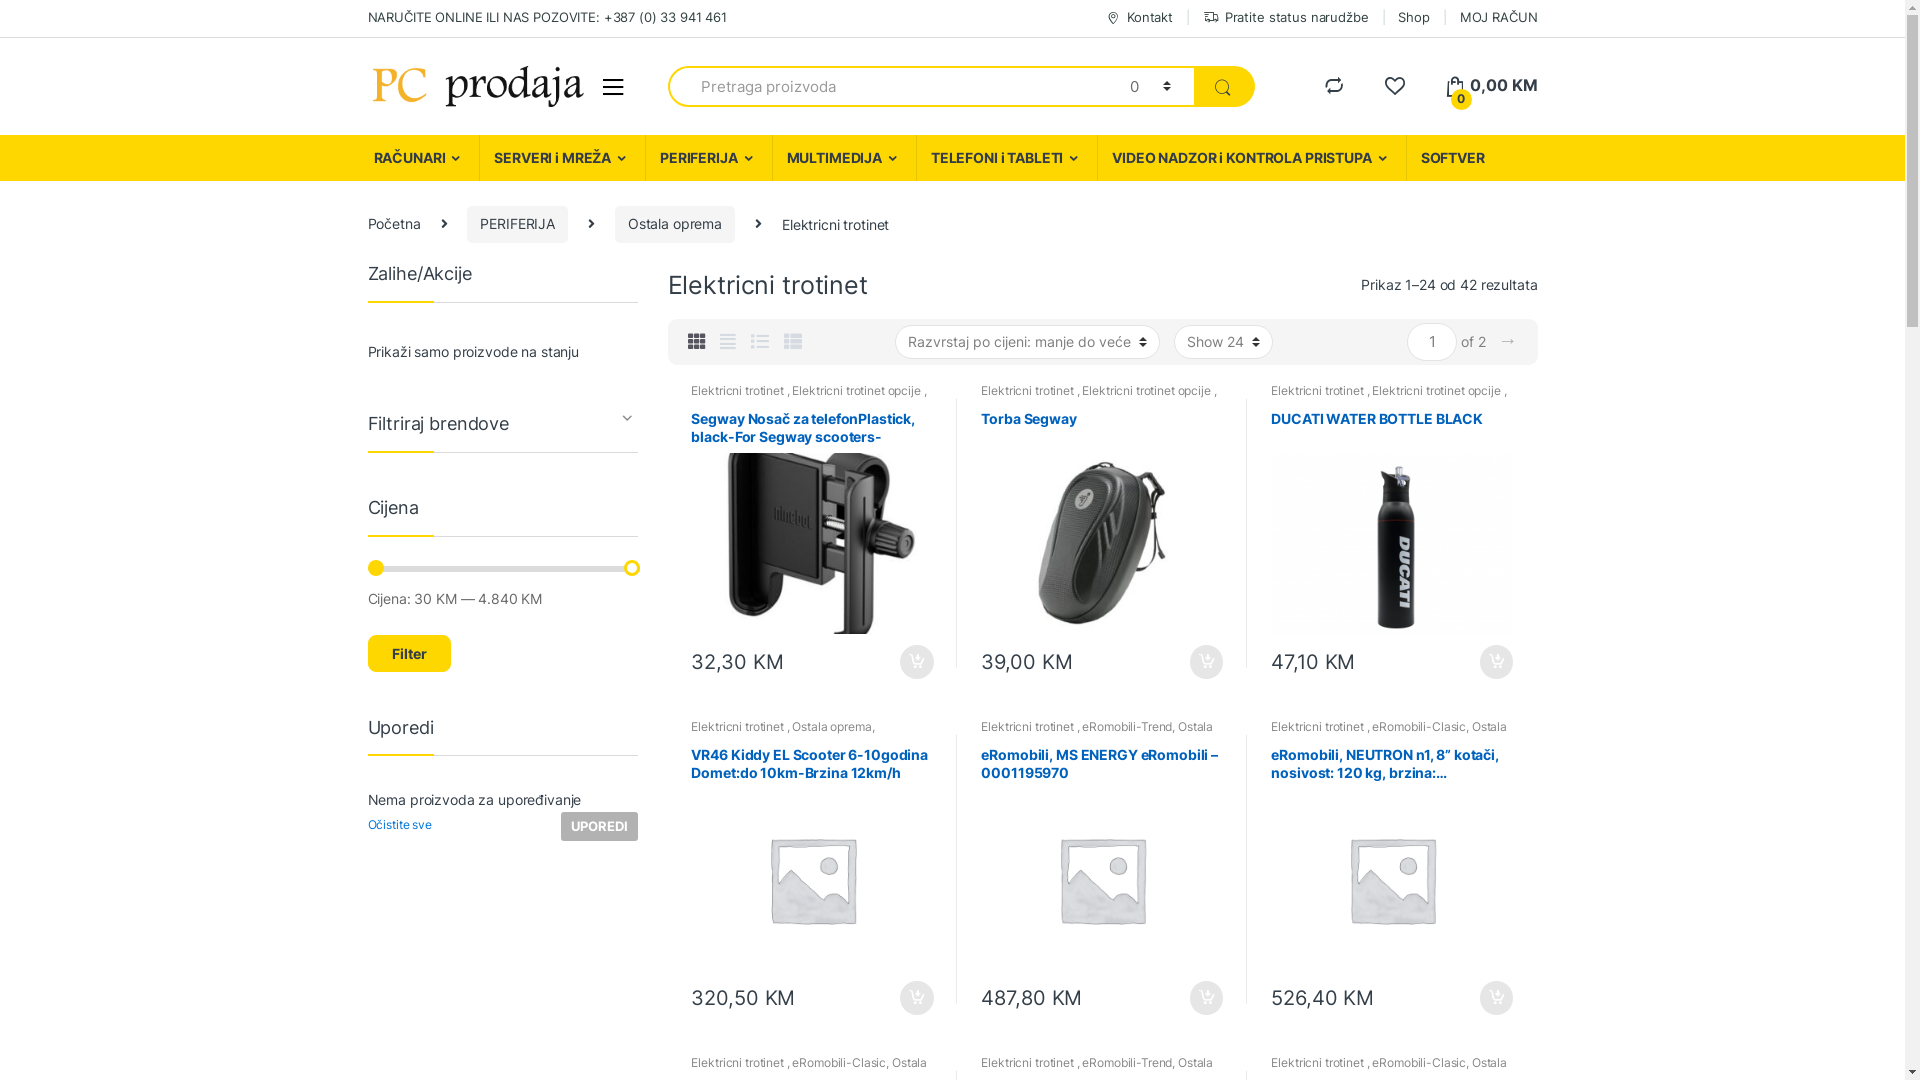 This screenshot has width=1920, height=1080. Describe the element at coordinates (1452, 157) in the screenshot. I see `'SOFTVER'` at that location.